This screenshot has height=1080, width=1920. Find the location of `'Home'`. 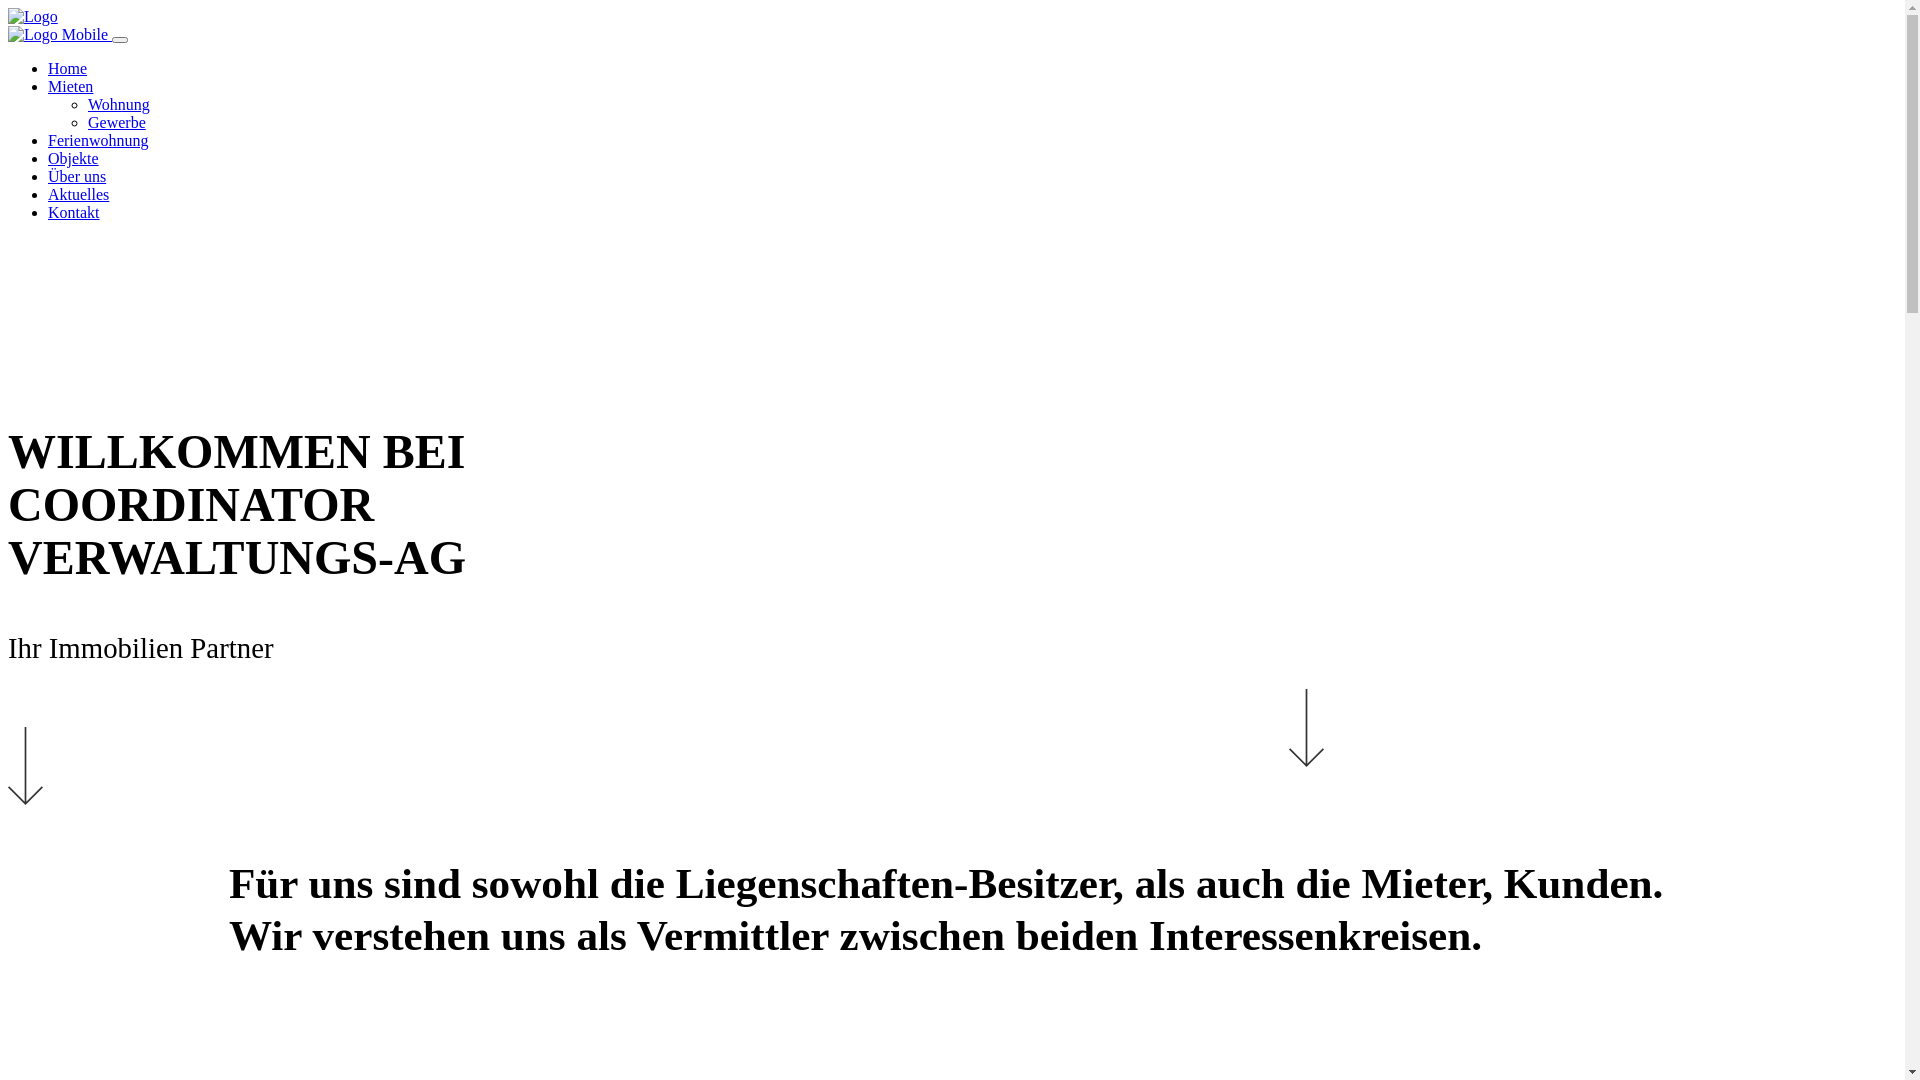

'Home' is located at coordinates (48, 67).